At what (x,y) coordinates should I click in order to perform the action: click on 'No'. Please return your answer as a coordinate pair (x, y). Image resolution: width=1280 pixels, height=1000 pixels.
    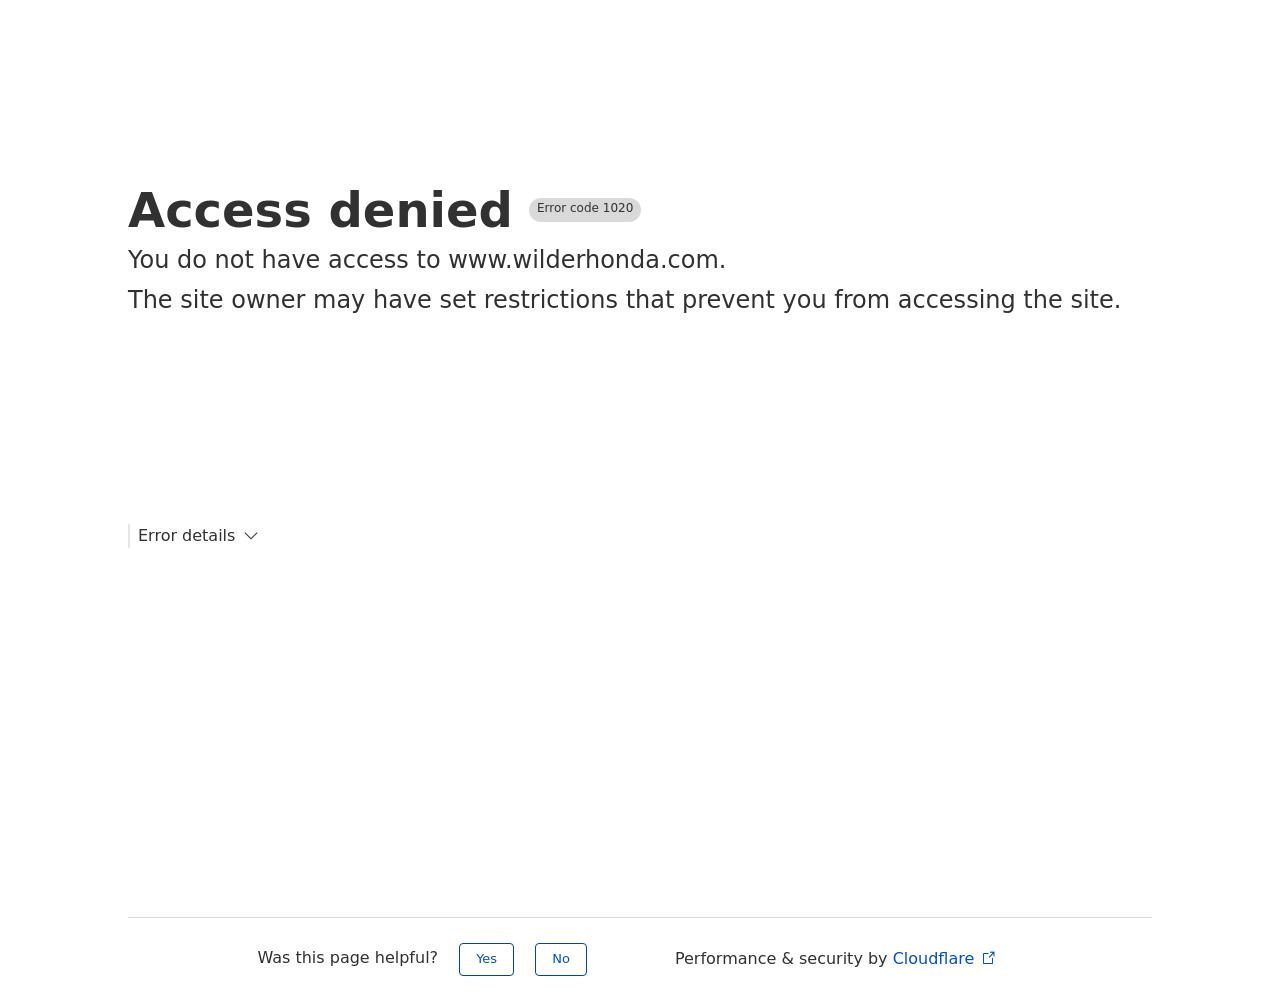
    Looking at the image, I should click on (560, 957).